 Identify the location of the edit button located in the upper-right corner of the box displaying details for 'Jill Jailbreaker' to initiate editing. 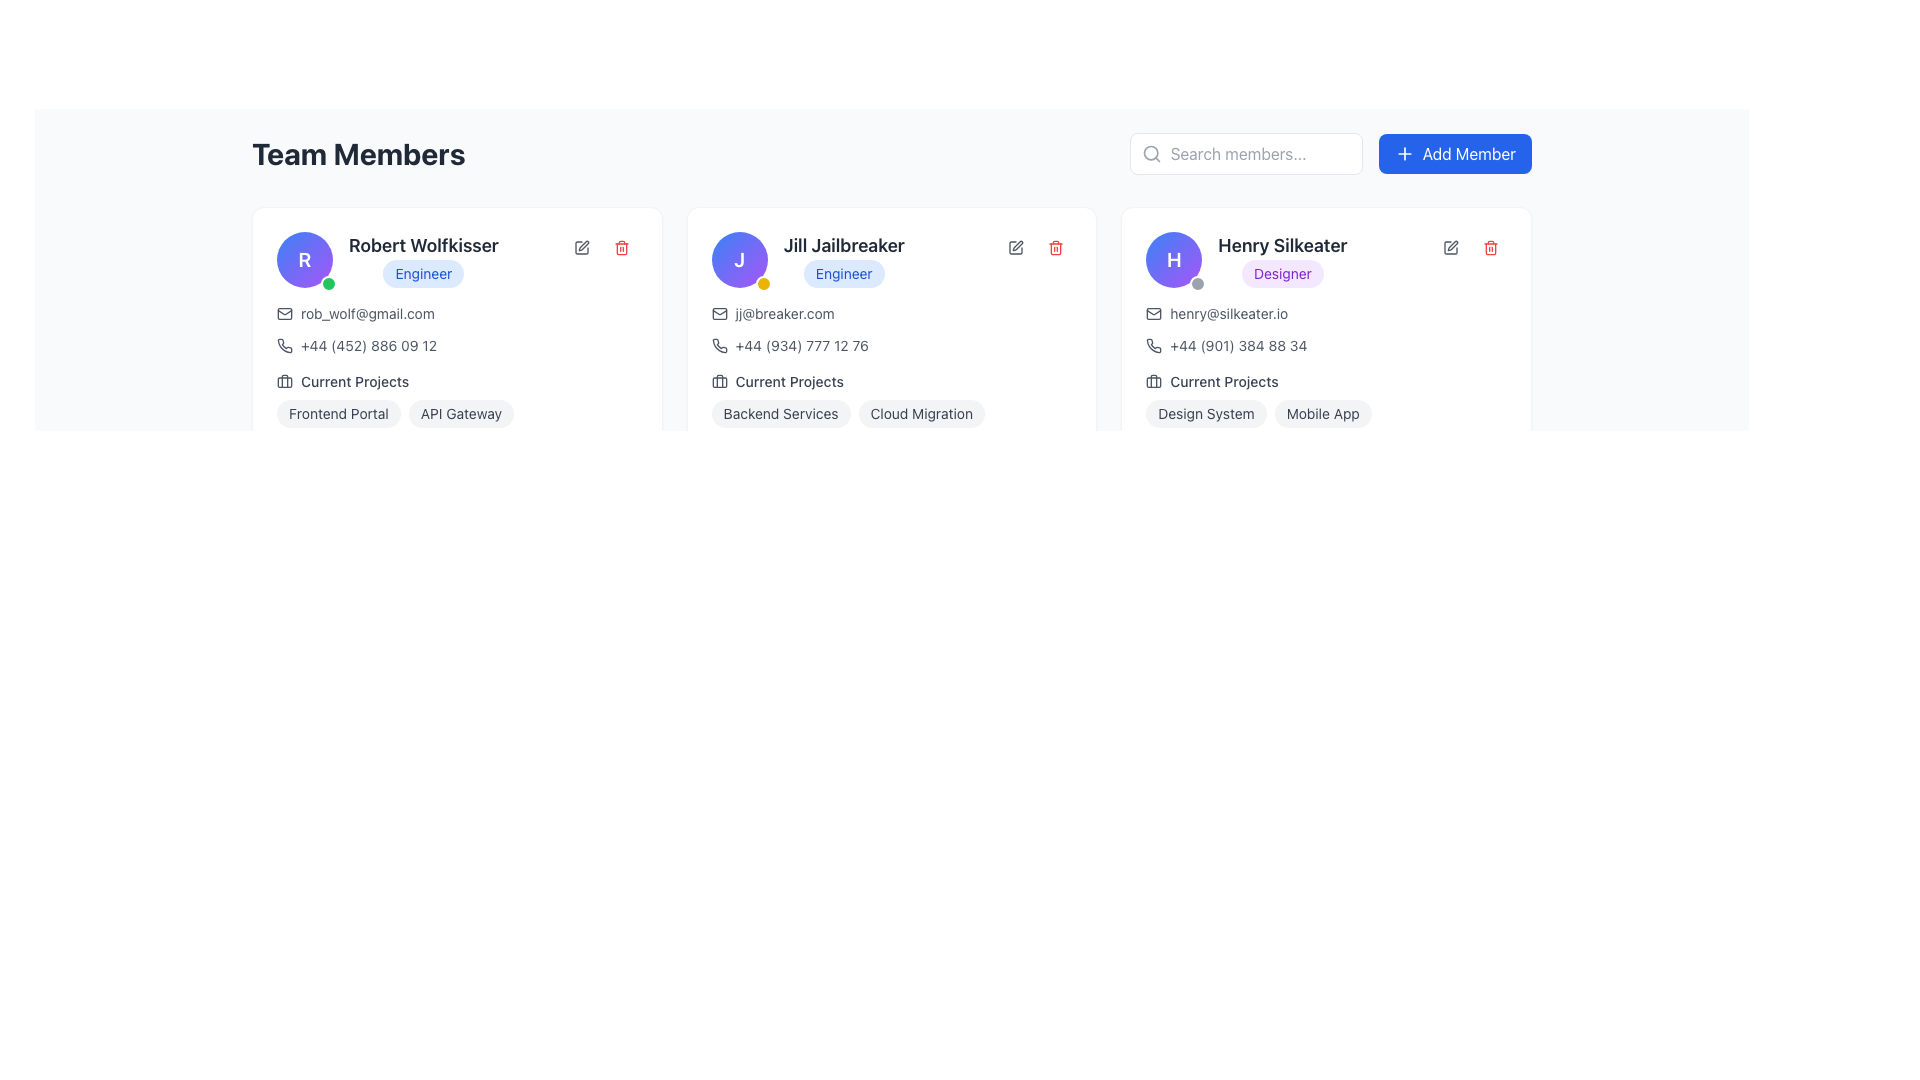
(1016, 246).